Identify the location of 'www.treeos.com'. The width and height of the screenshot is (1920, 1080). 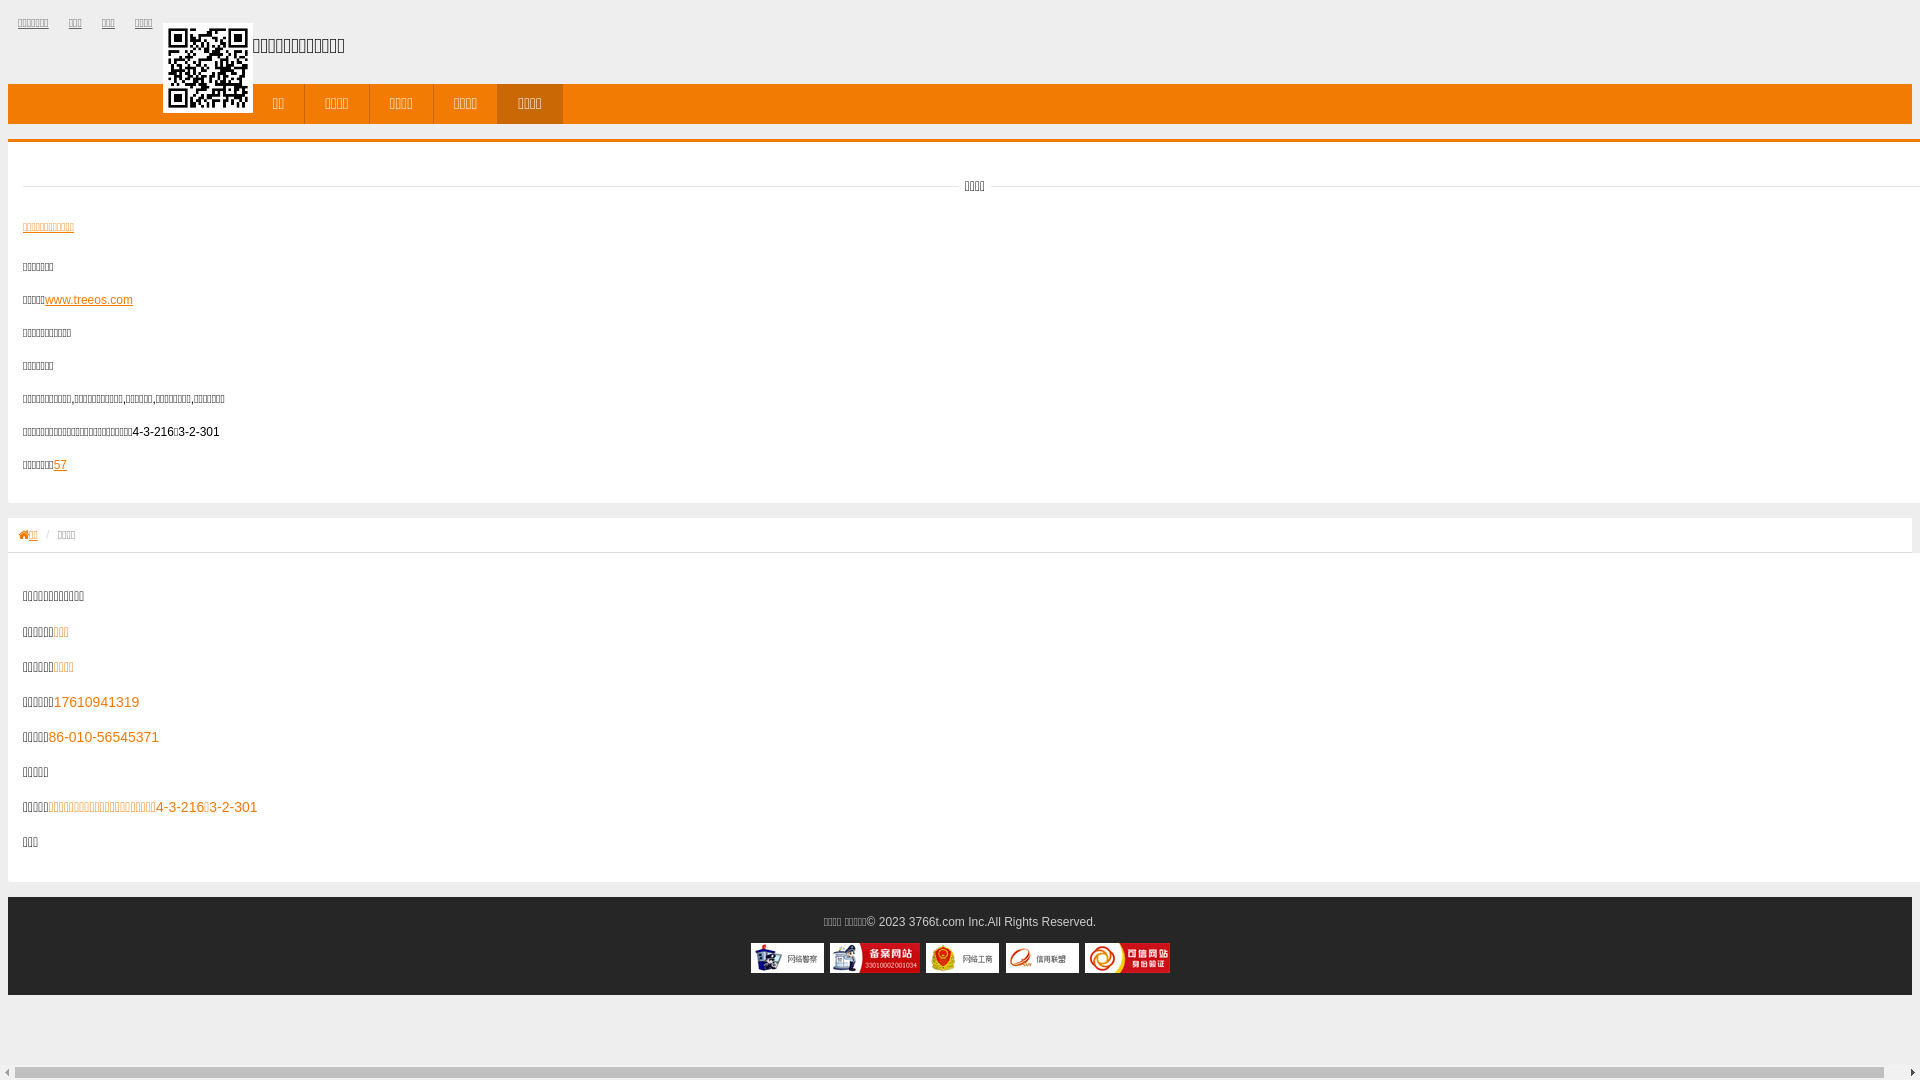
(88, 300).